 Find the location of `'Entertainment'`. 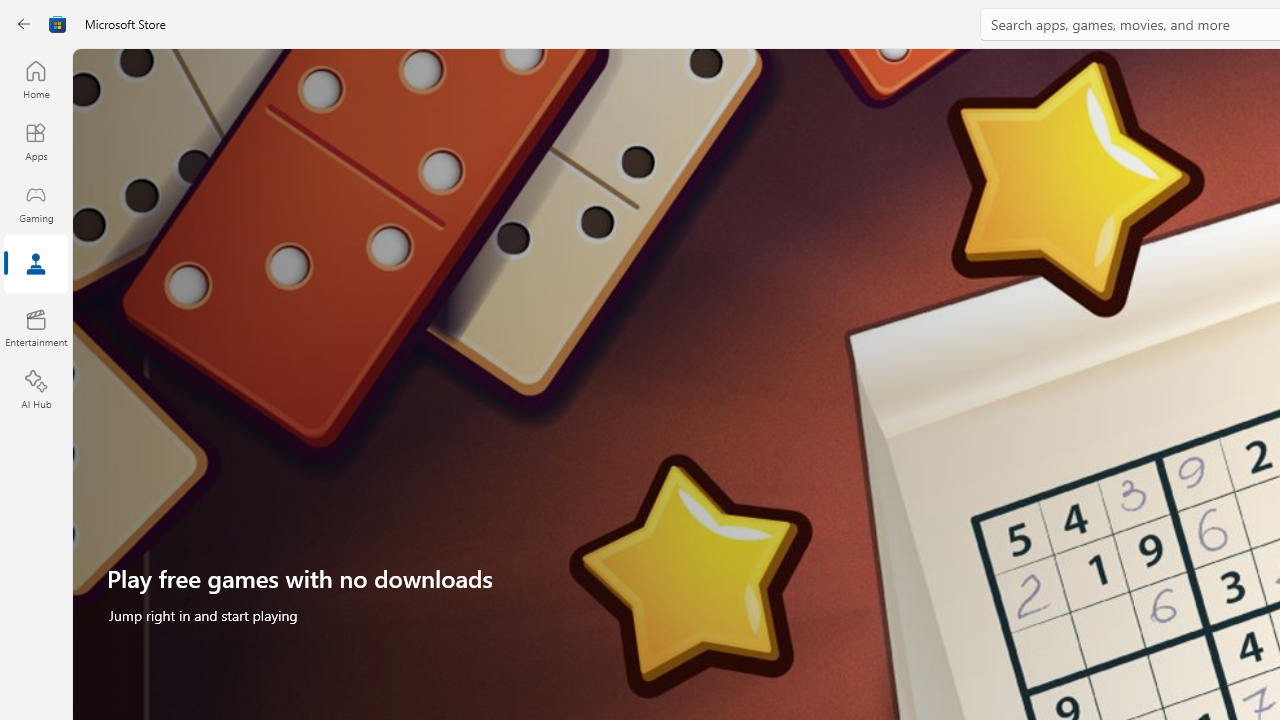

'Entertainment' is located at coordinates (35, 326).